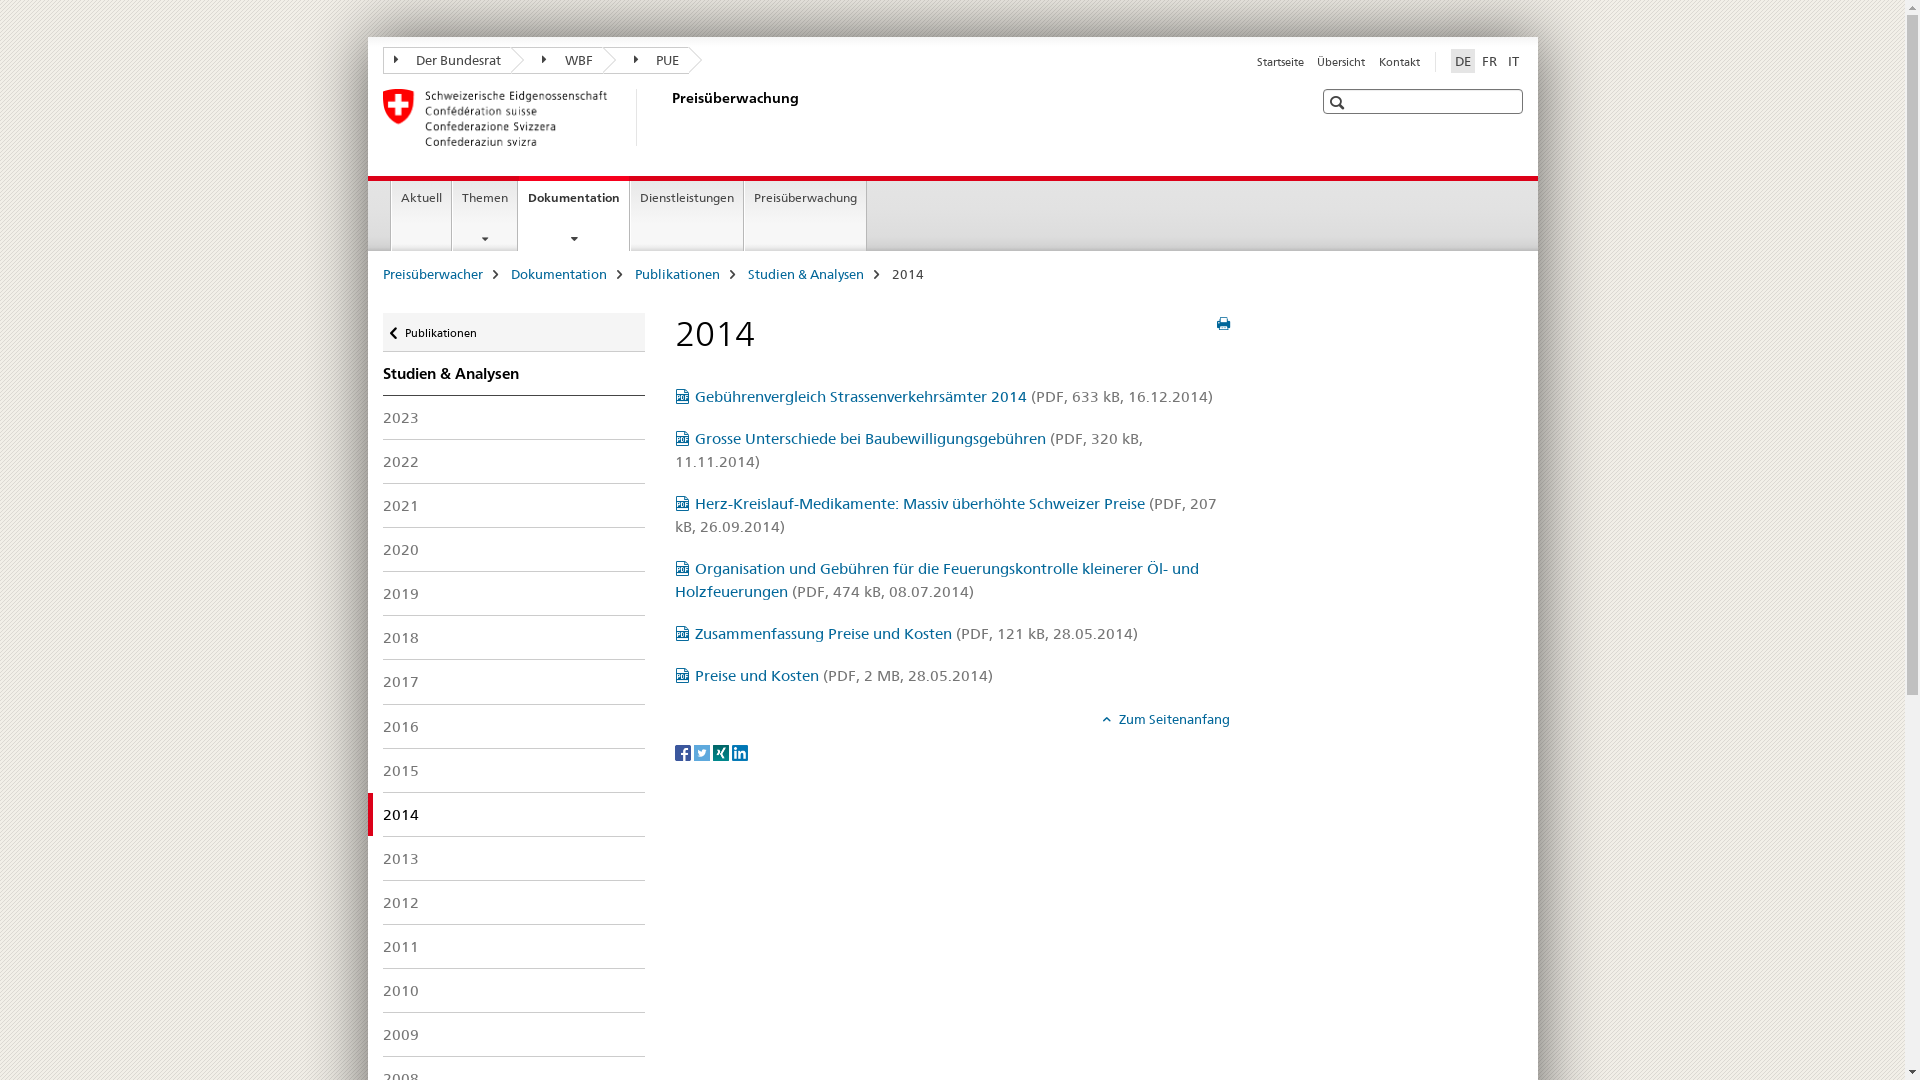  I want to click on 'FR', so click(1489, 60).